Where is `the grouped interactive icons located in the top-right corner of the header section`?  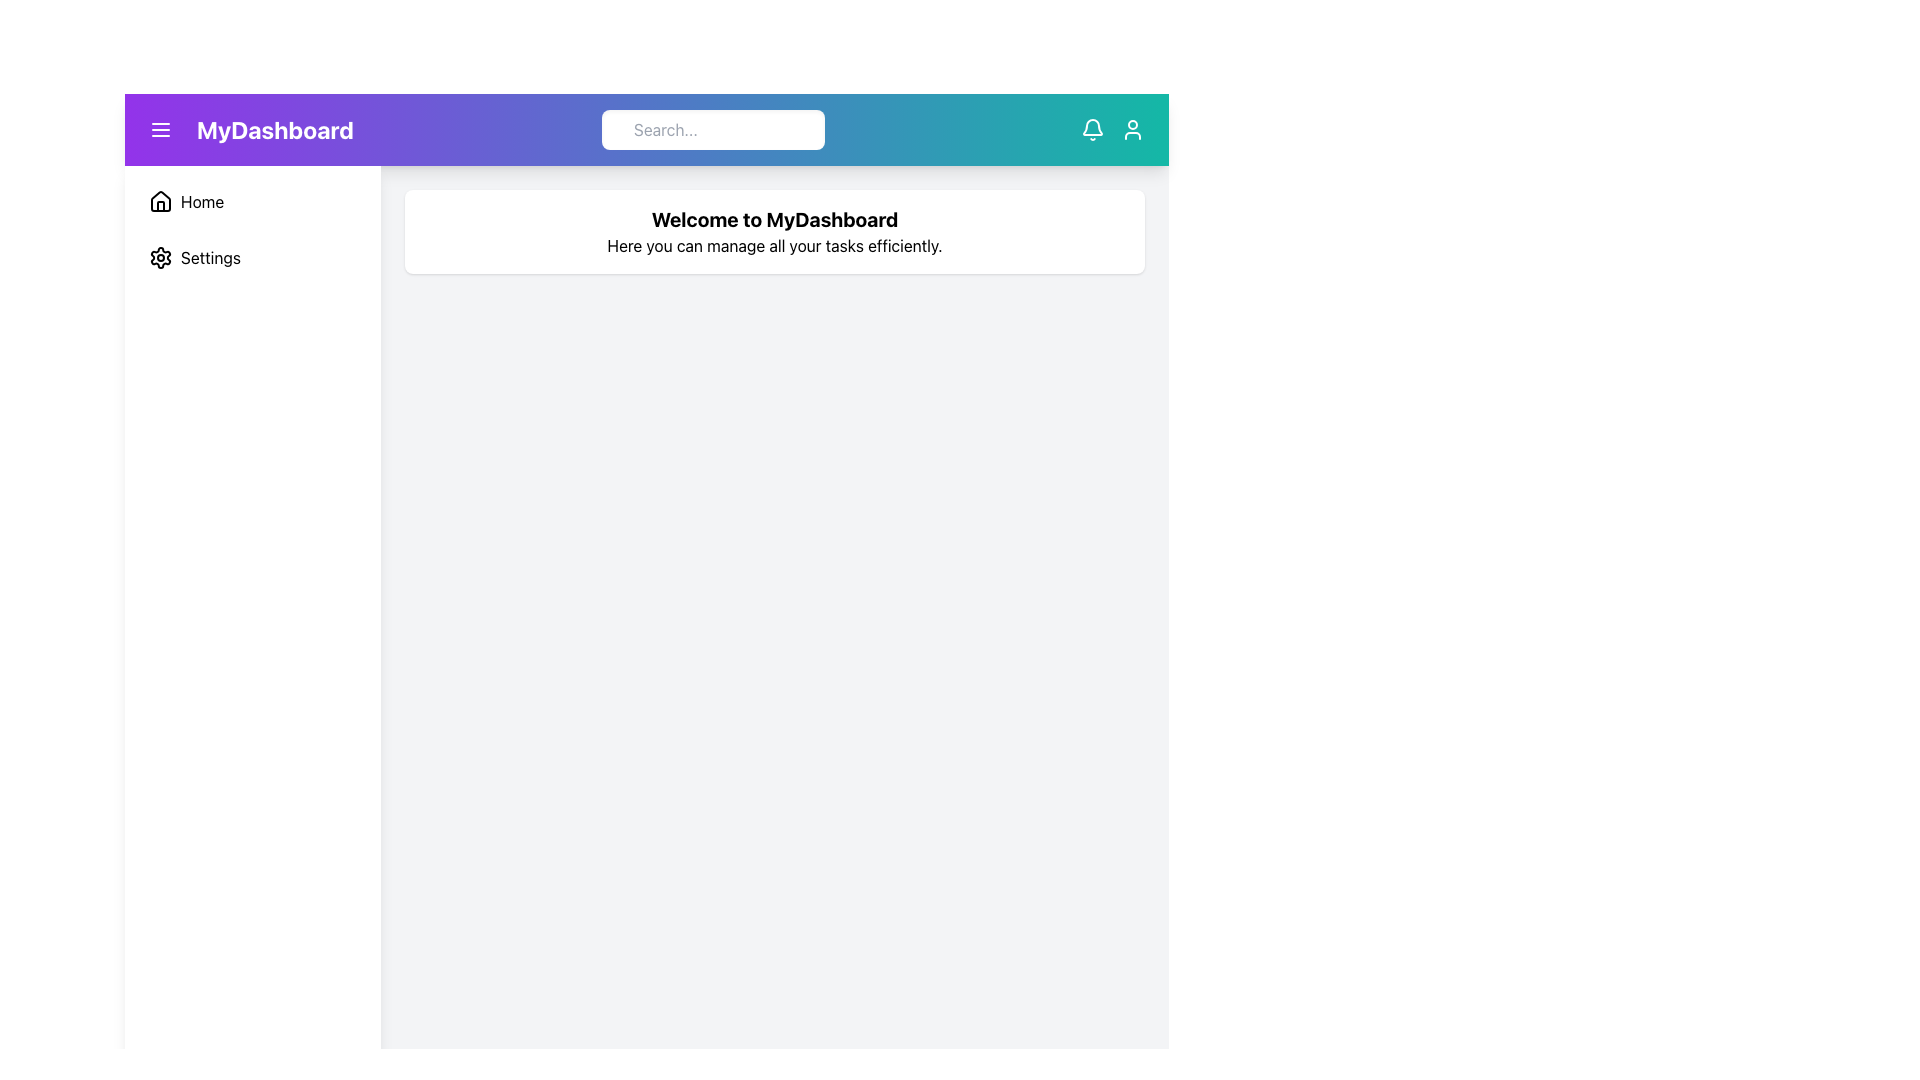
the grouped interactive icons located in the top-right corner of the header section is located at coordinates (1112, 130).